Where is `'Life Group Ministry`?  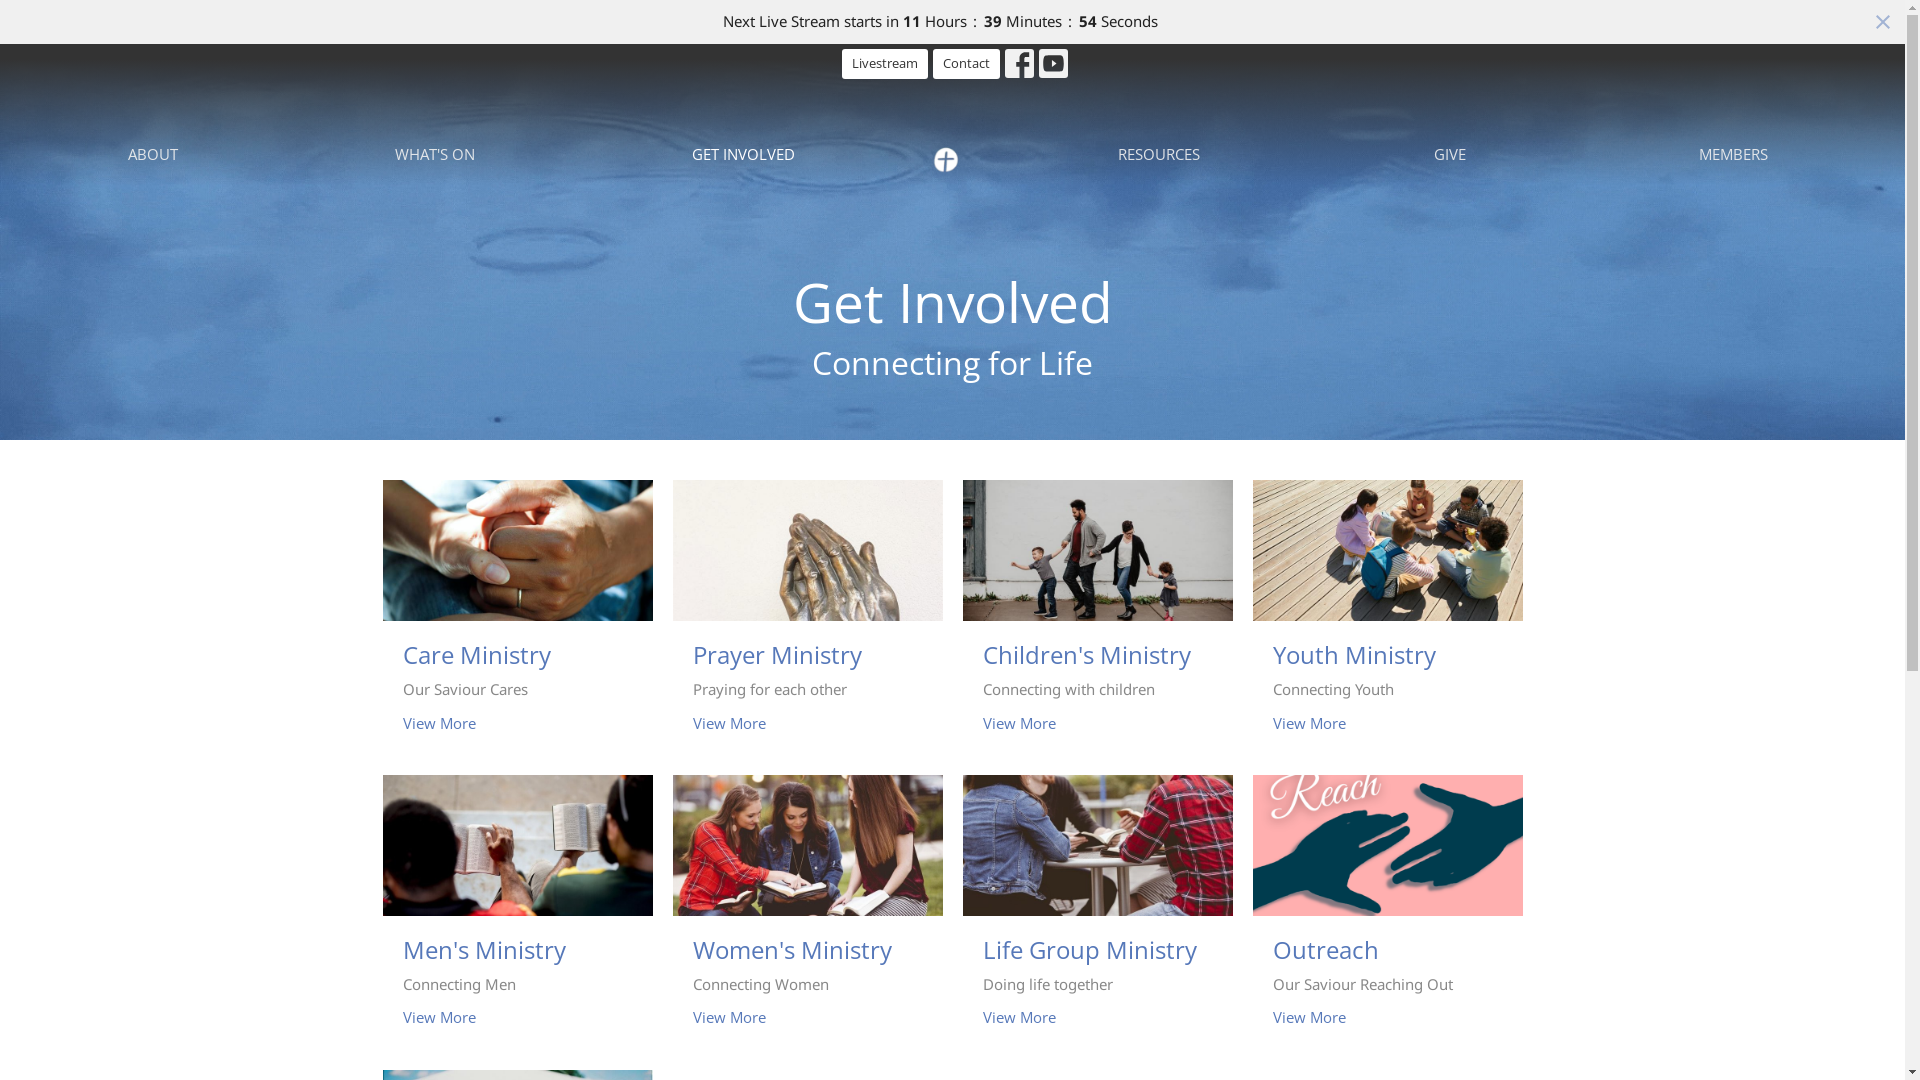 'Life Group Ministry is located at coordinates (1096, 912).